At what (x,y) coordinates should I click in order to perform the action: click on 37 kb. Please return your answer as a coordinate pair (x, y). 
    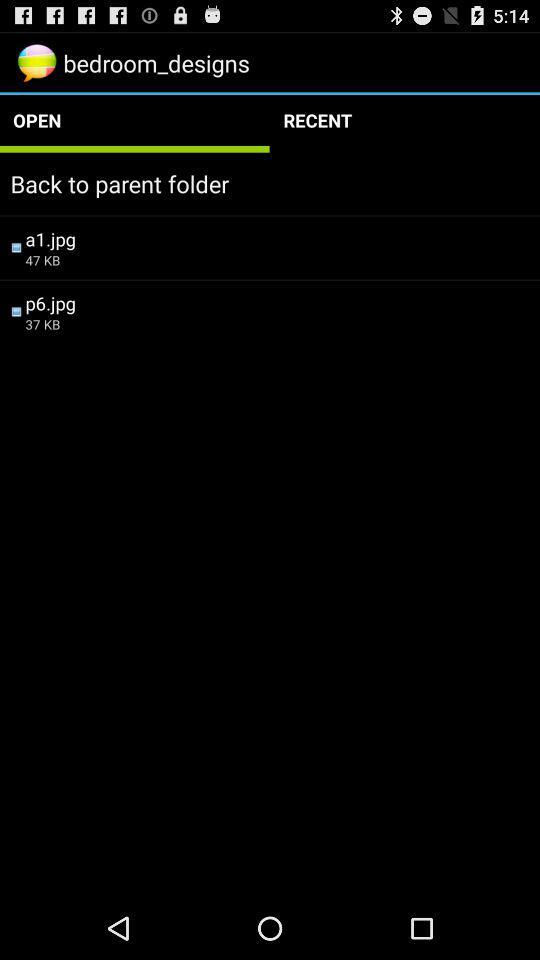
    Looking at the image, I should click on (276, 324).